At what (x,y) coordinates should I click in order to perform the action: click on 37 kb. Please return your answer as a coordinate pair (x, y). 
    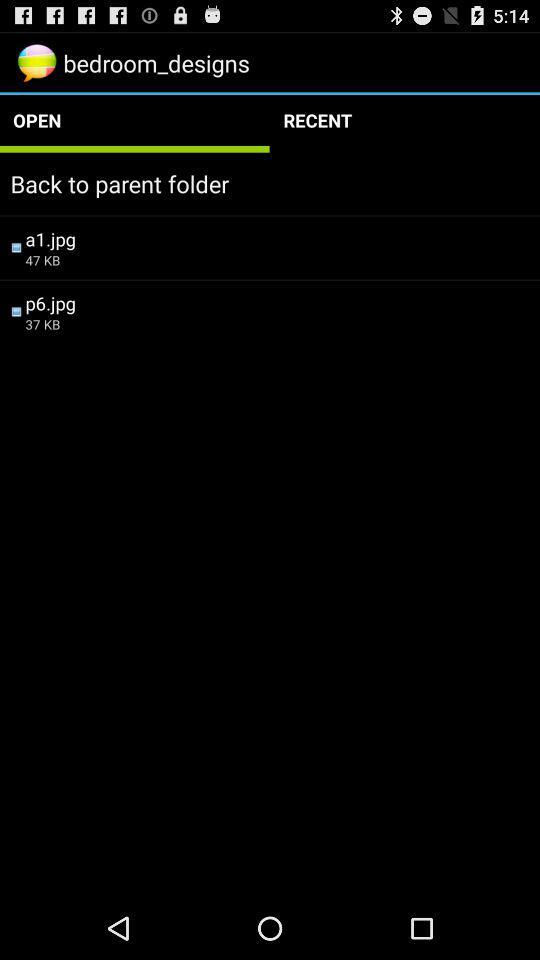
    Looking at the image, I should click on (276, 324).